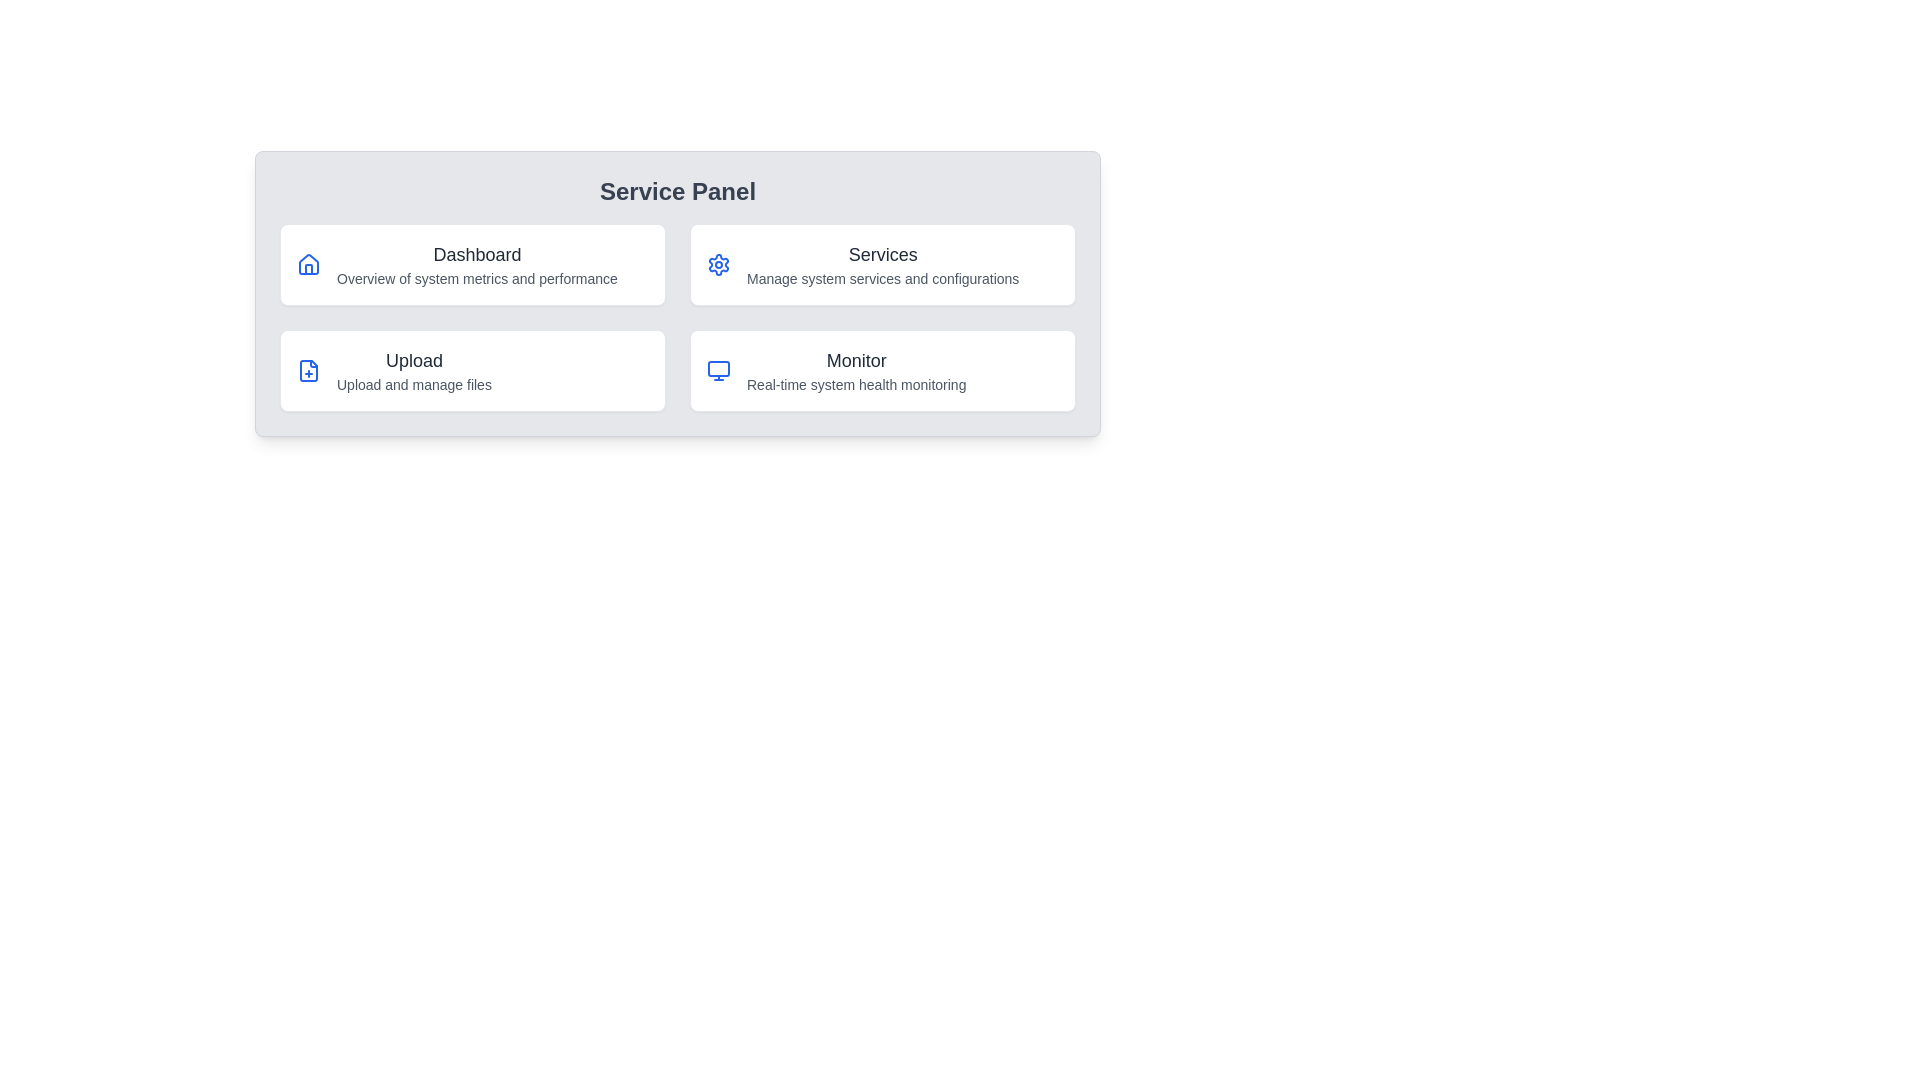 This screenshot has width=1920, height=1080. I want to click on the Dashboard icon located in the top-left quadrant of the Service Panel, which symbolizes a high-level overview of the service, so click(307, 262).